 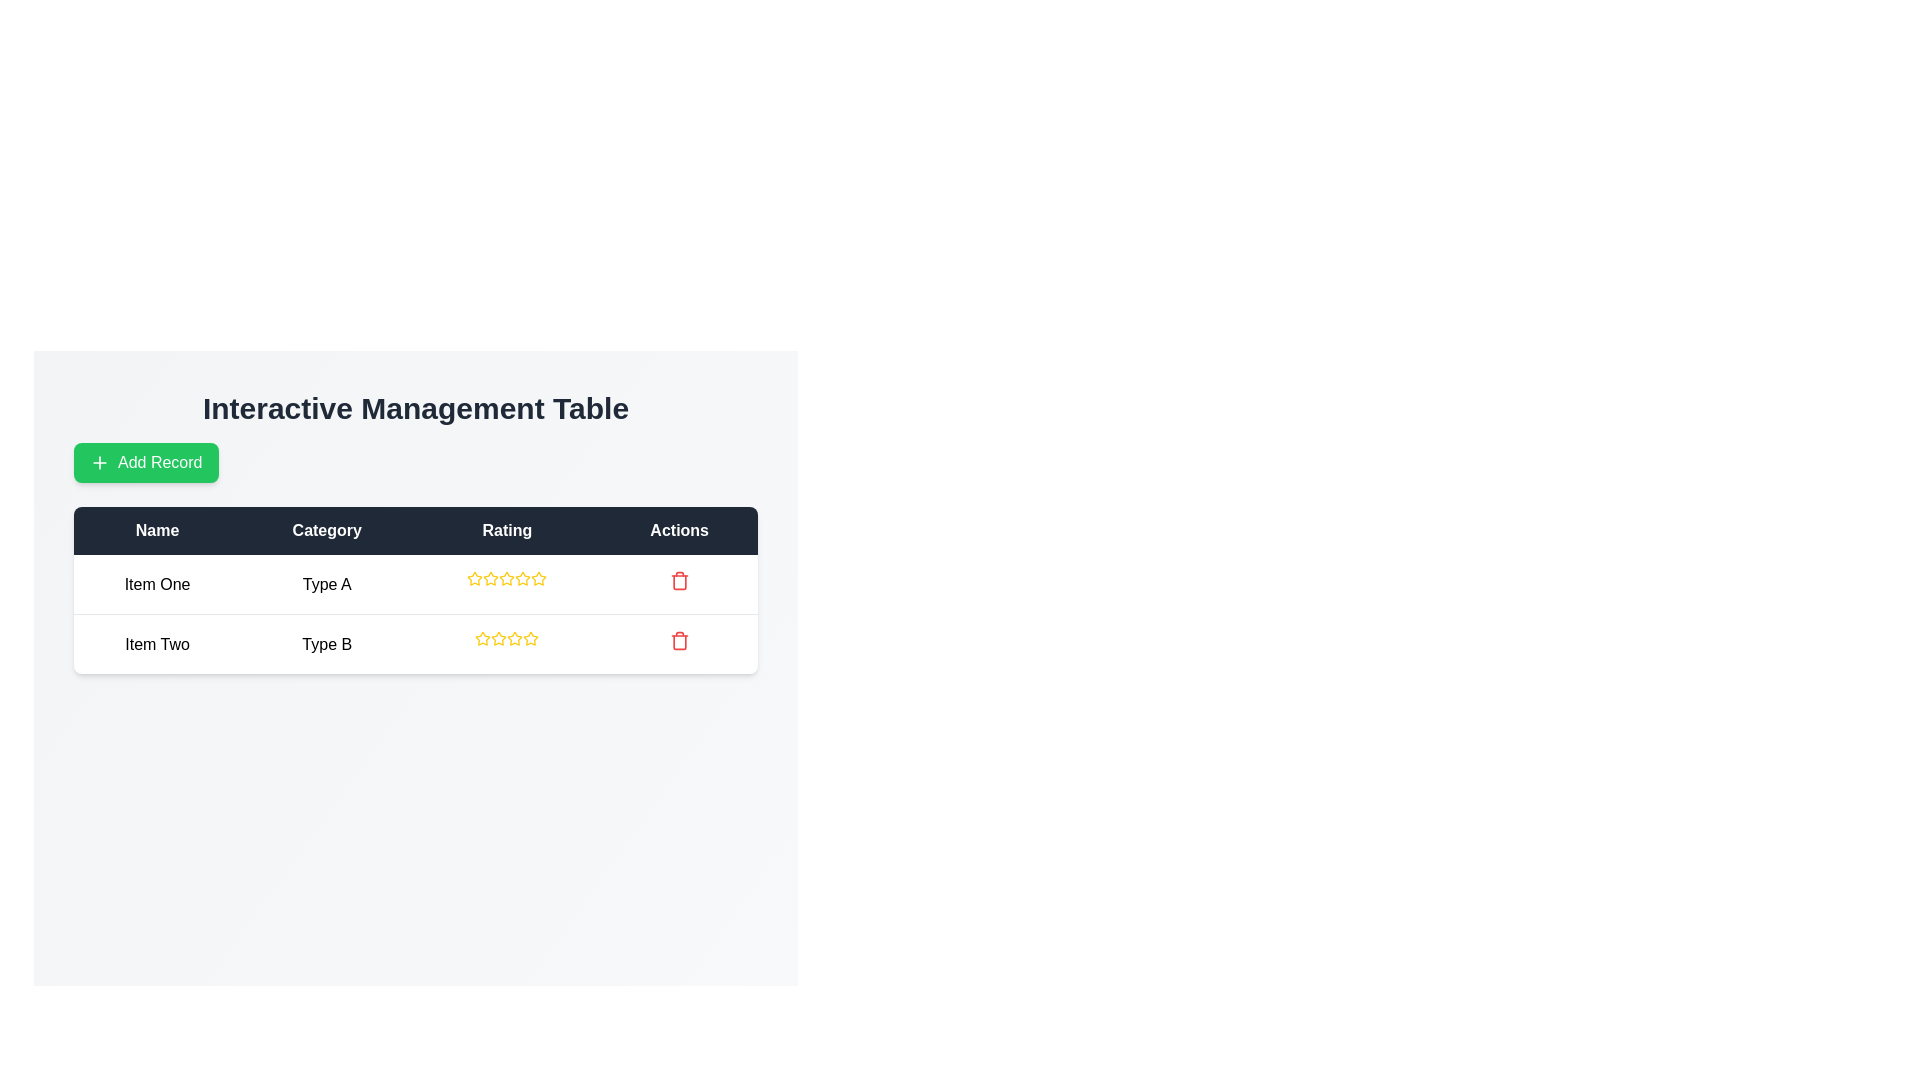 What do you see at coordinates (99, 462) in the screenshot?
I see `the 'Add Record' button icon, which is located to the left of the label text and serves as a visual indicator for adding new records` at bounding box center [99, 462].